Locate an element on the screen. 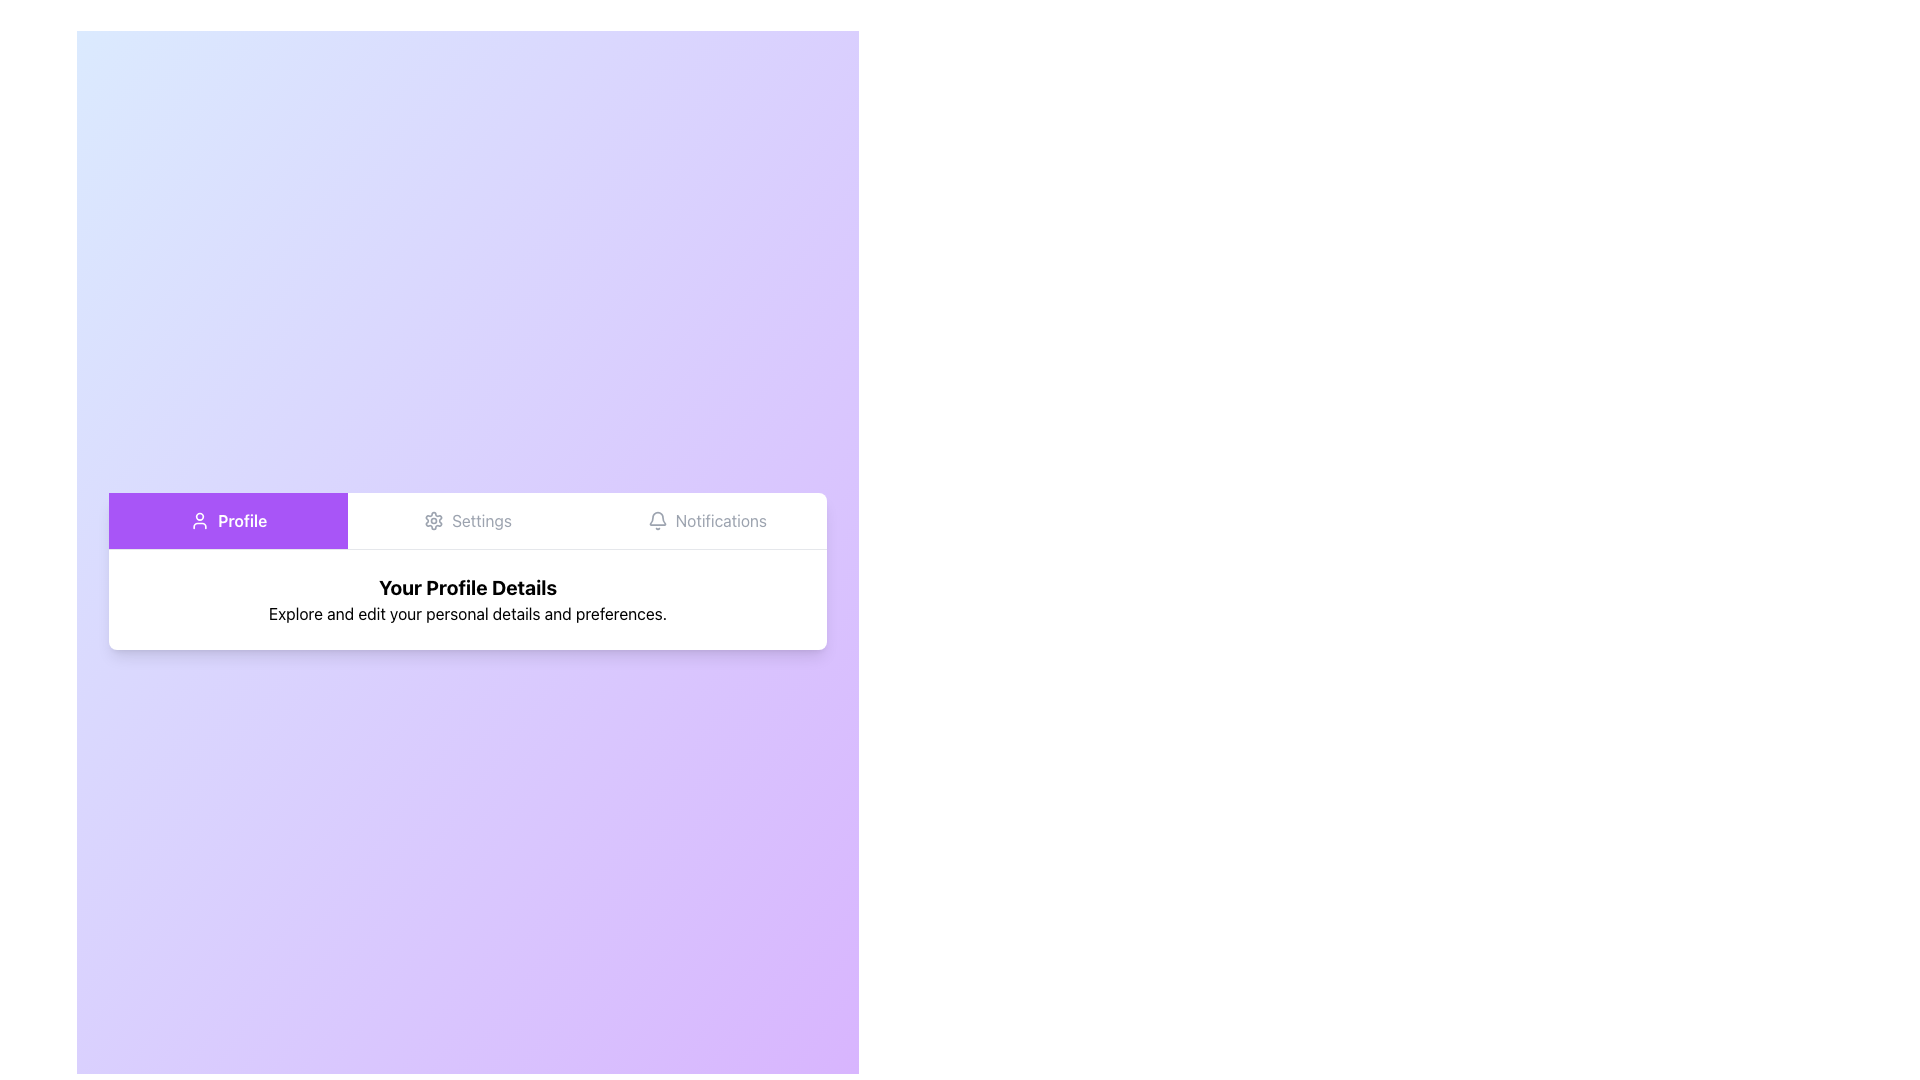  the 'Profile' navigation button, the first button in a horizontal list at the top left of the page is located at coordinates (228, 519).